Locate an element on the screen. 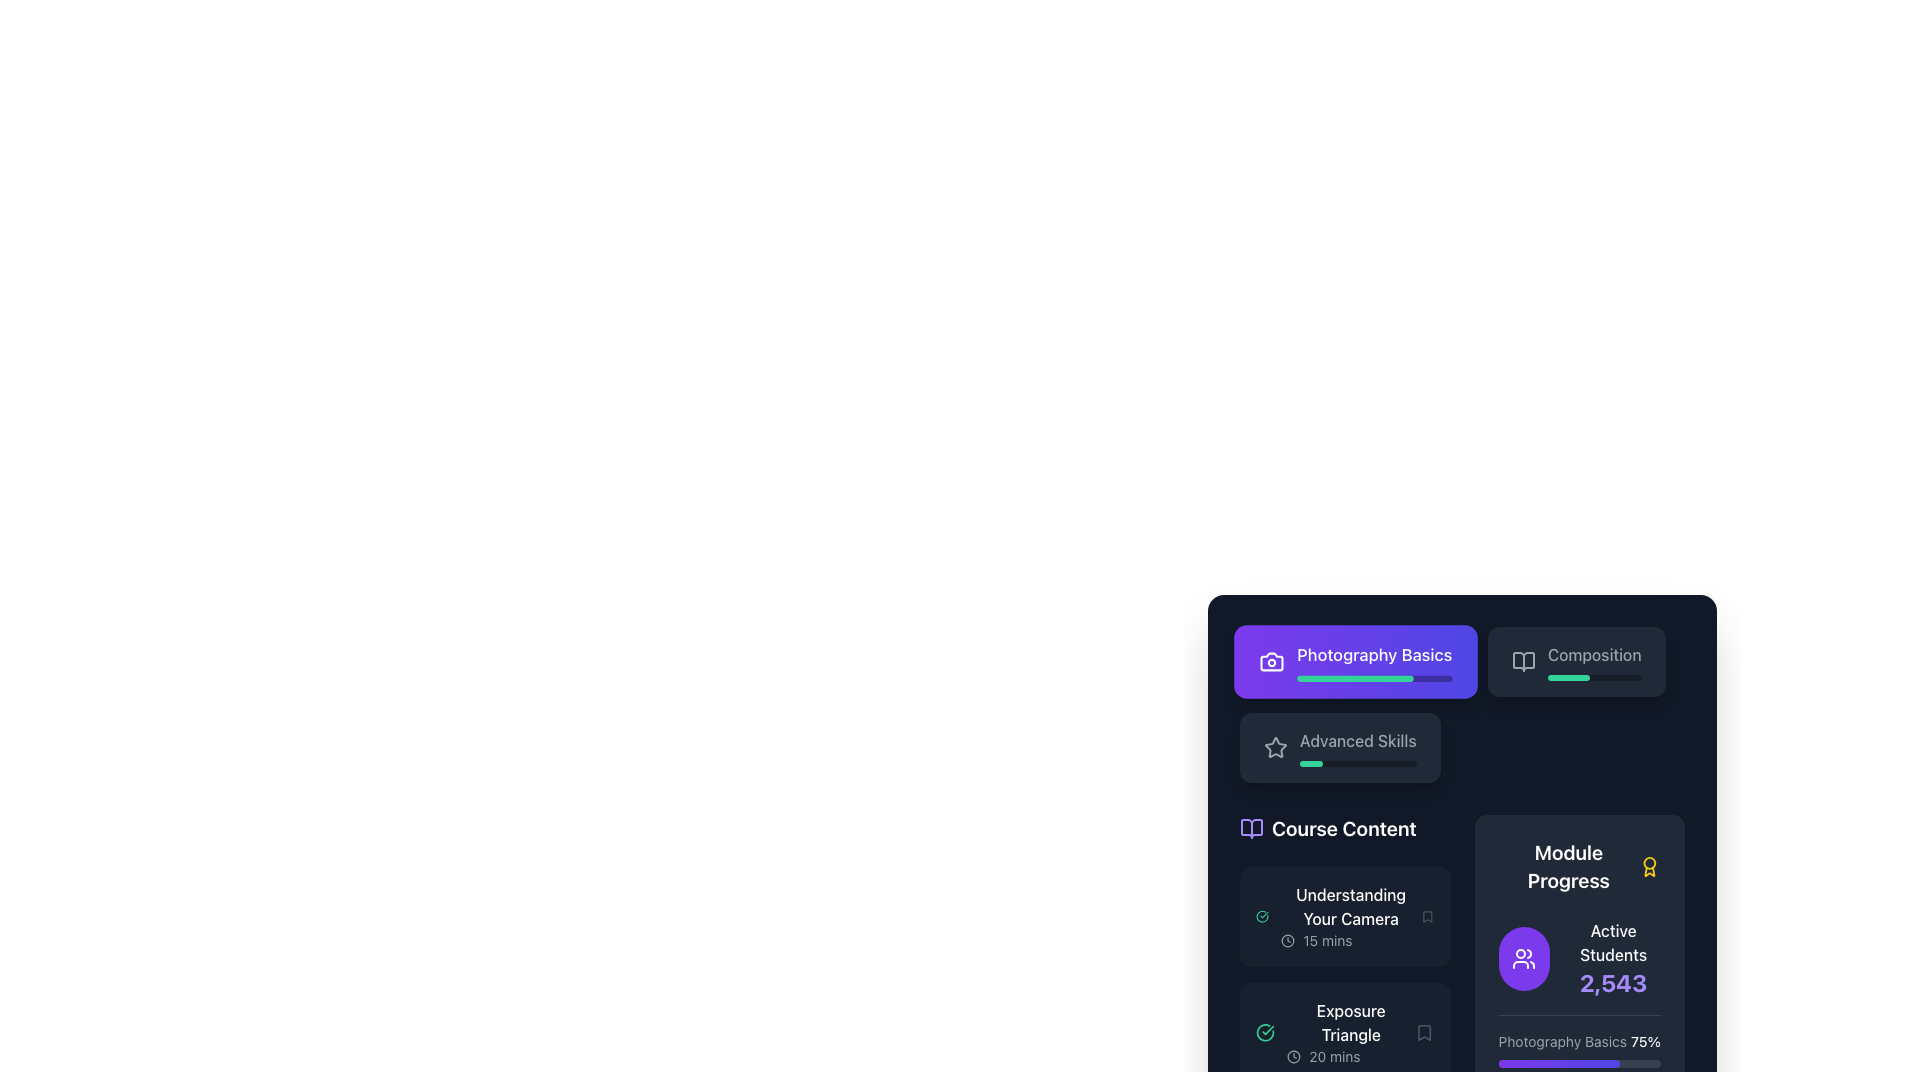  the list item titled 'Exposure Triangle', which indicates a completed course lesson is located at coordinates (1334, 1033).